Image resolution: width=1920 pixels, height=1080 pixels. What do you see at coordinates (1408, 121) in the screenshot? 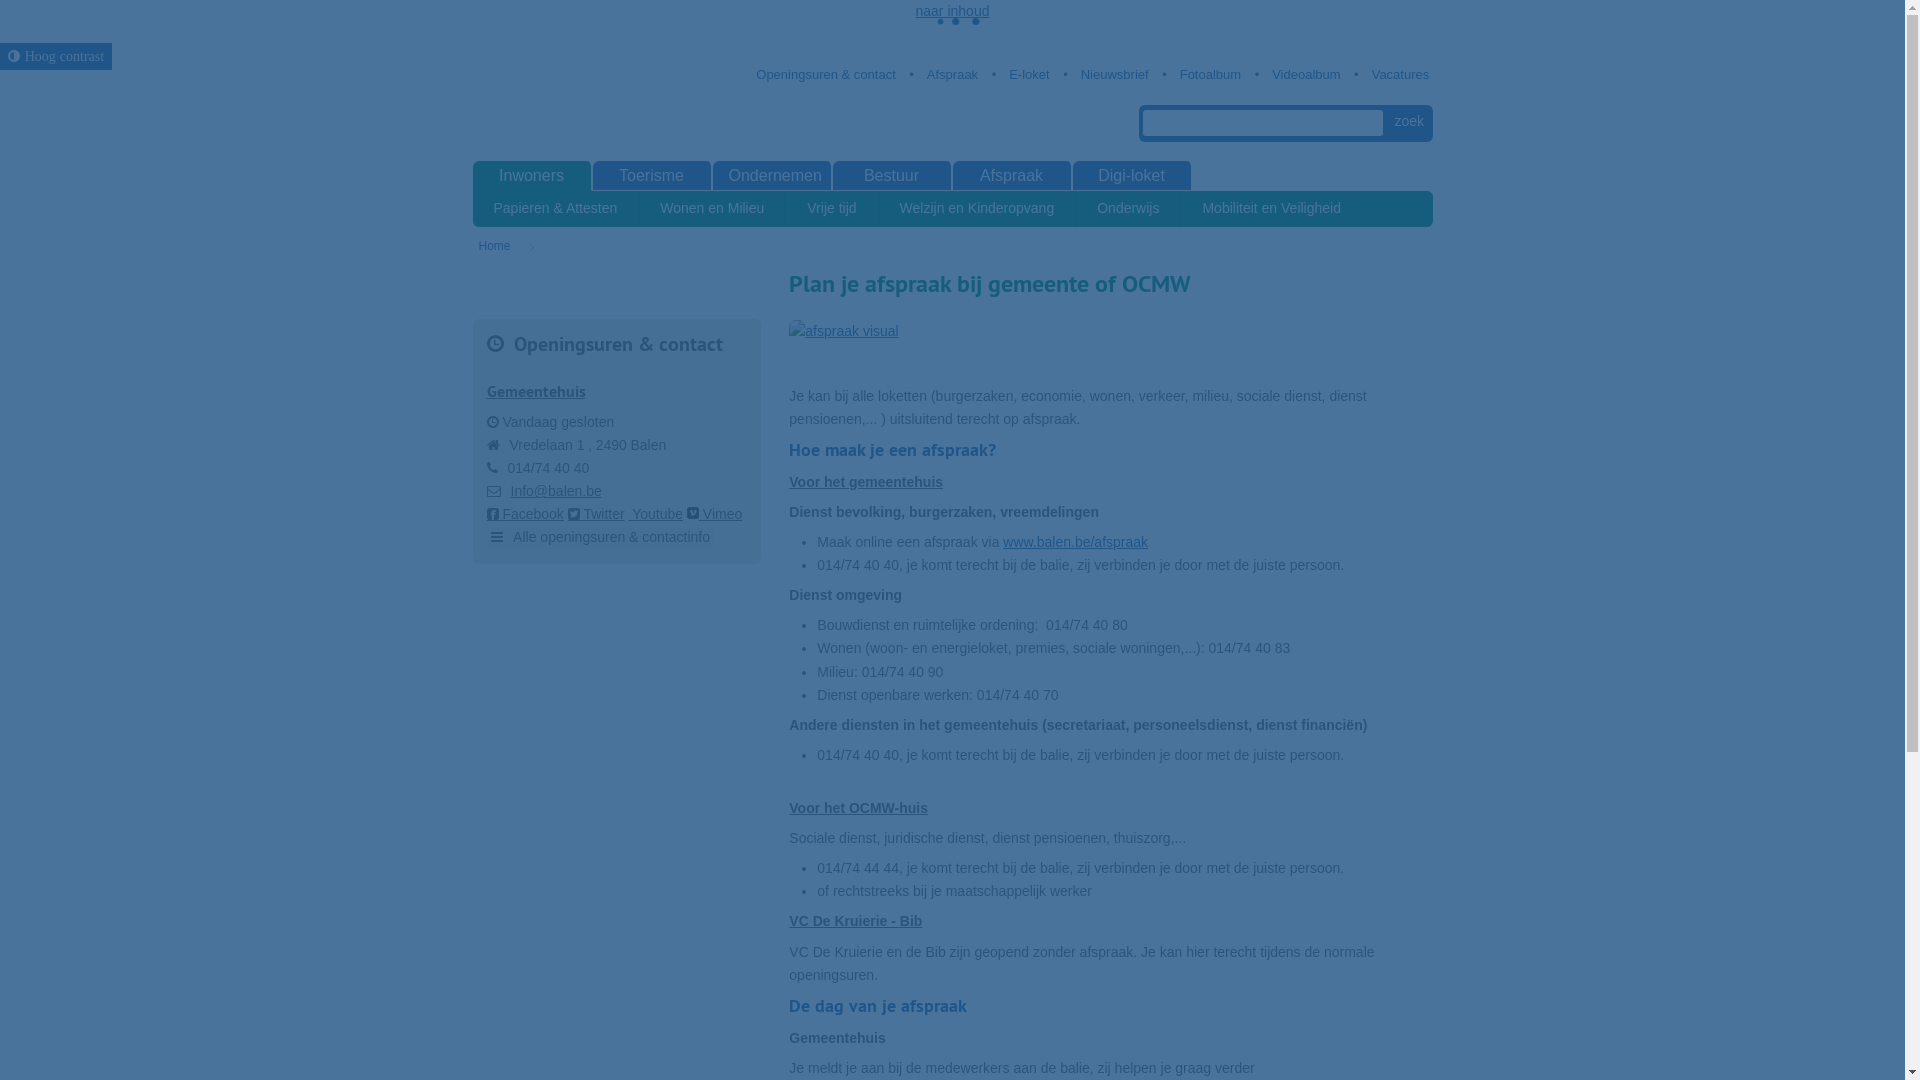
I see `'zoek'` at bounding box center [1408, 121].